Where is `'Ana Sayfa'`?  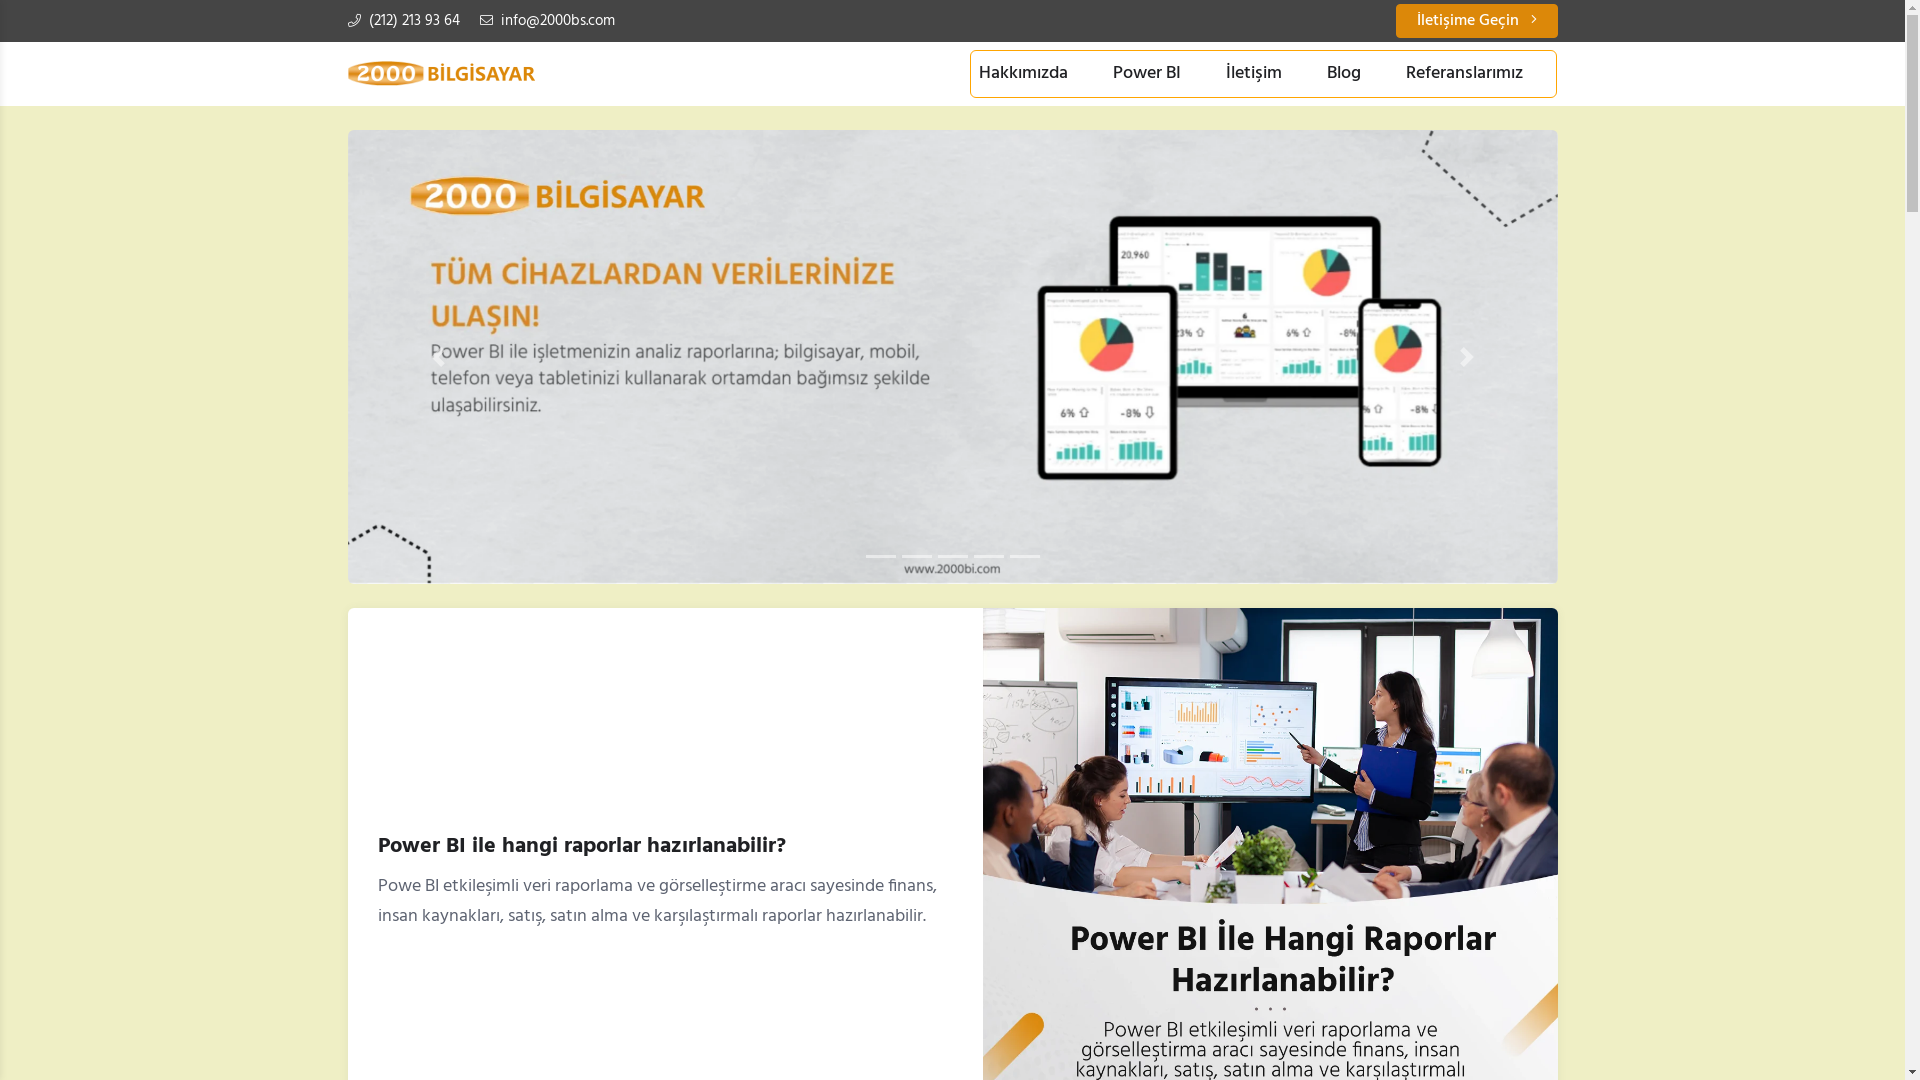
'Ana Sayfa' is located at coordinates (440, 72).